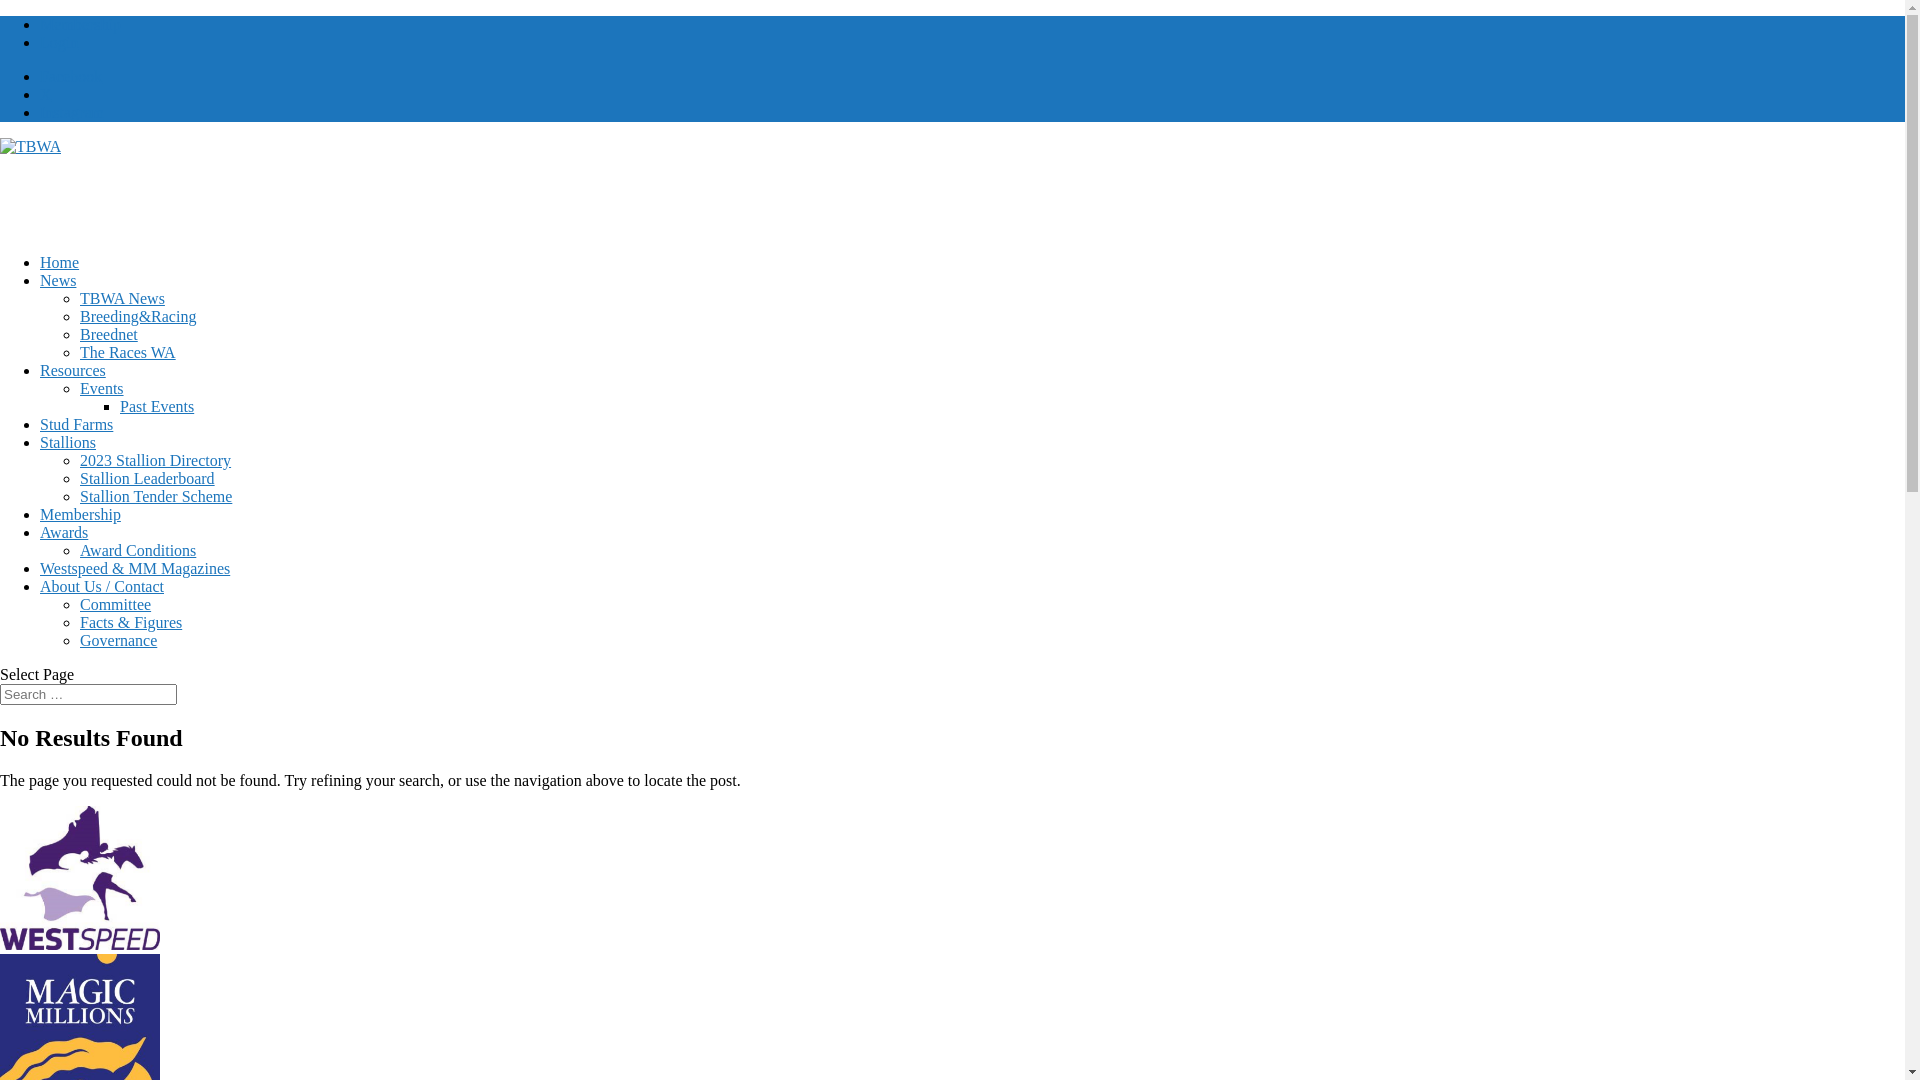 This screenshot has height=1080, width=1920. Describe the element at coordinates (156, 405) in the screenshot. I see `'Past Events'` at that location.